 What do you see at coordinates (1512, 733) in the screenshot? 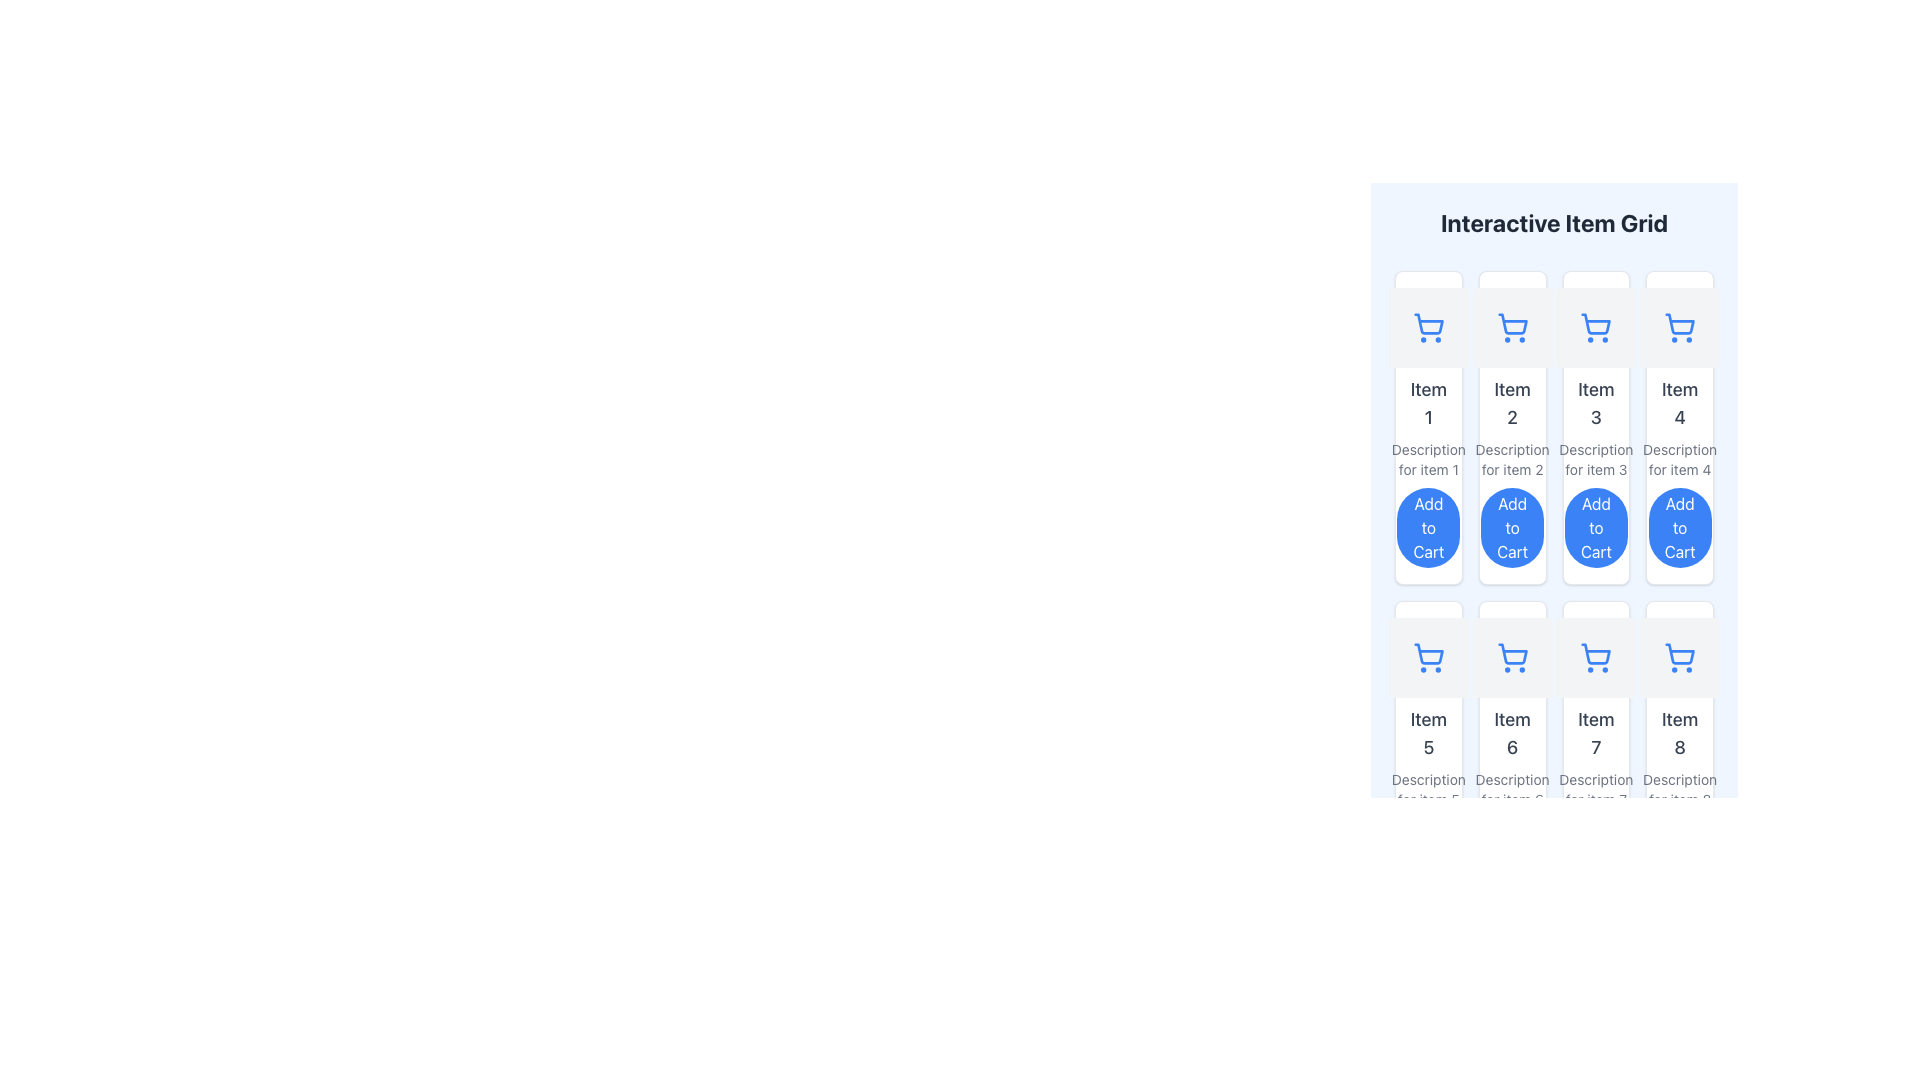
I see `the text label displaying 'Item 6', which is styled in a larger grayish font and is located in the second row, second column of the grid layout` at bounding box center [1512, 733].